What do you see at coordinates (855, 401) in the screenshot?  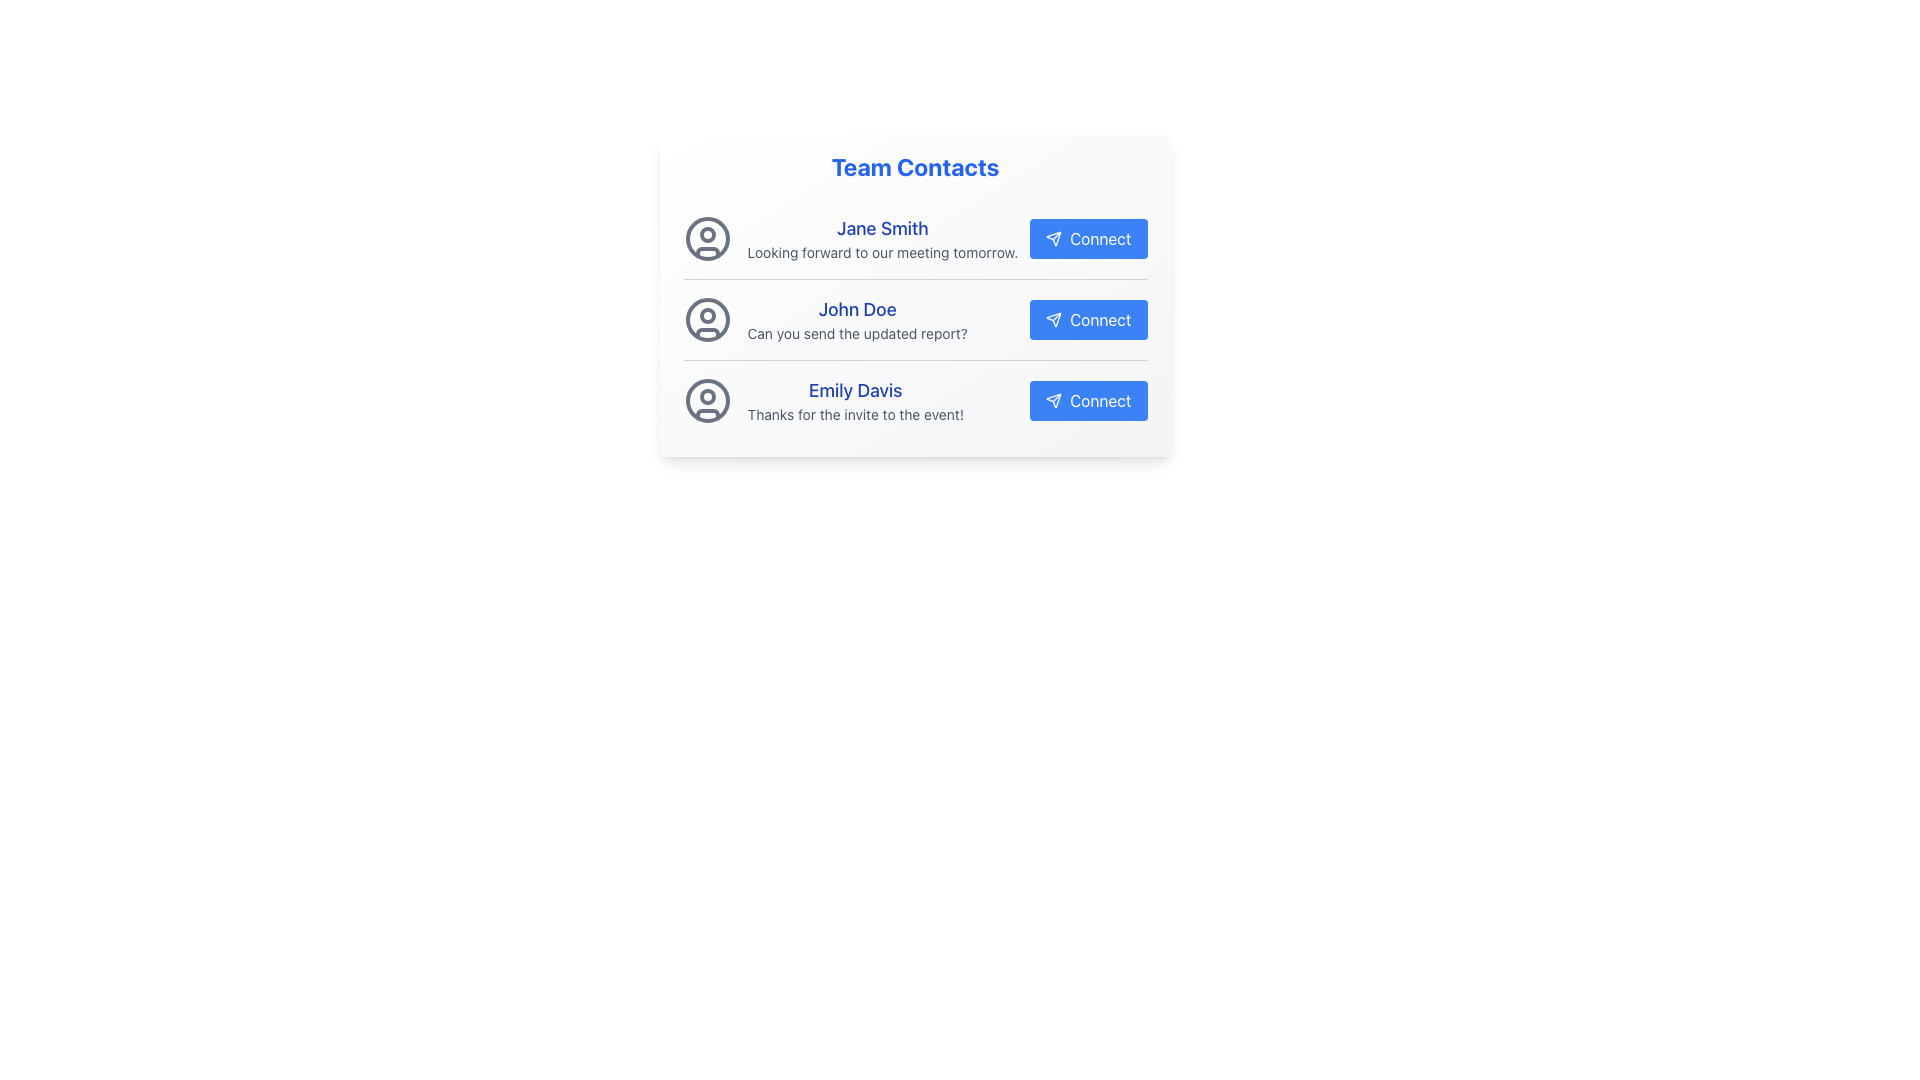 I see `the Text Display element that shows a contact's name and message, located in the third row of a vertical list, to inspect it` at bounding box center [855, 401].